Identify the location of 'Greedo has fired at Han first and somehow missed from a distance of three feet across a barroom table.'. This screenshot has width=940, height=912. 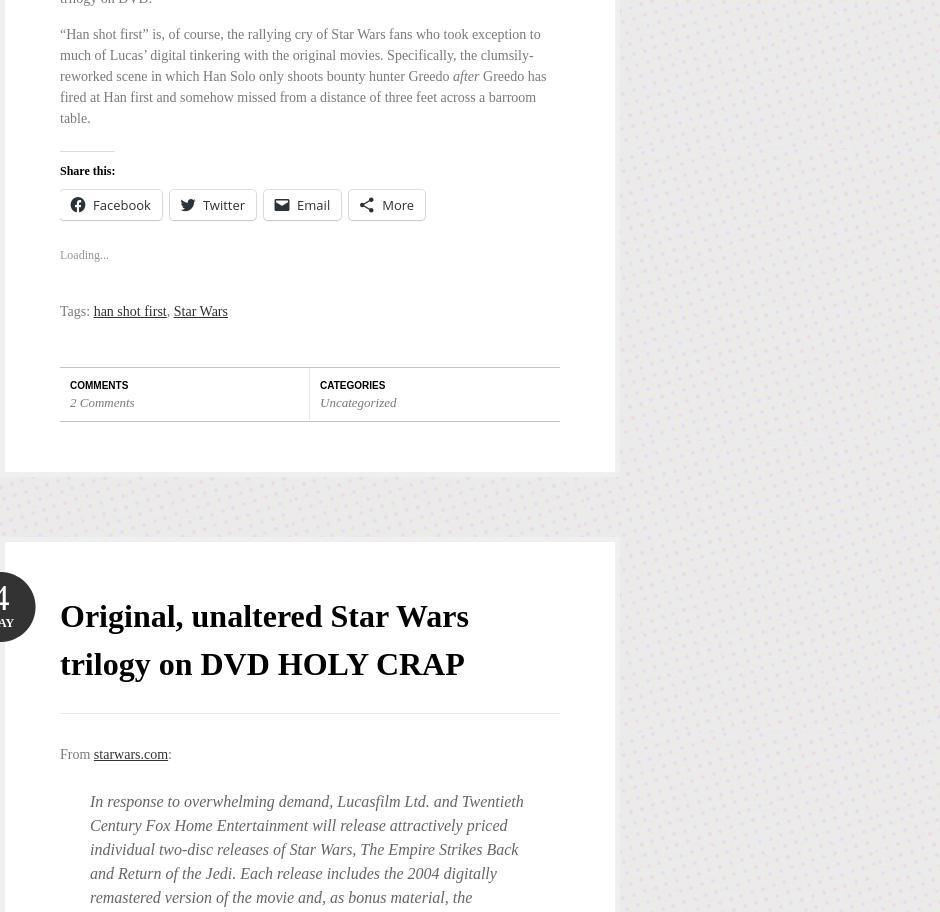
(301, 96).